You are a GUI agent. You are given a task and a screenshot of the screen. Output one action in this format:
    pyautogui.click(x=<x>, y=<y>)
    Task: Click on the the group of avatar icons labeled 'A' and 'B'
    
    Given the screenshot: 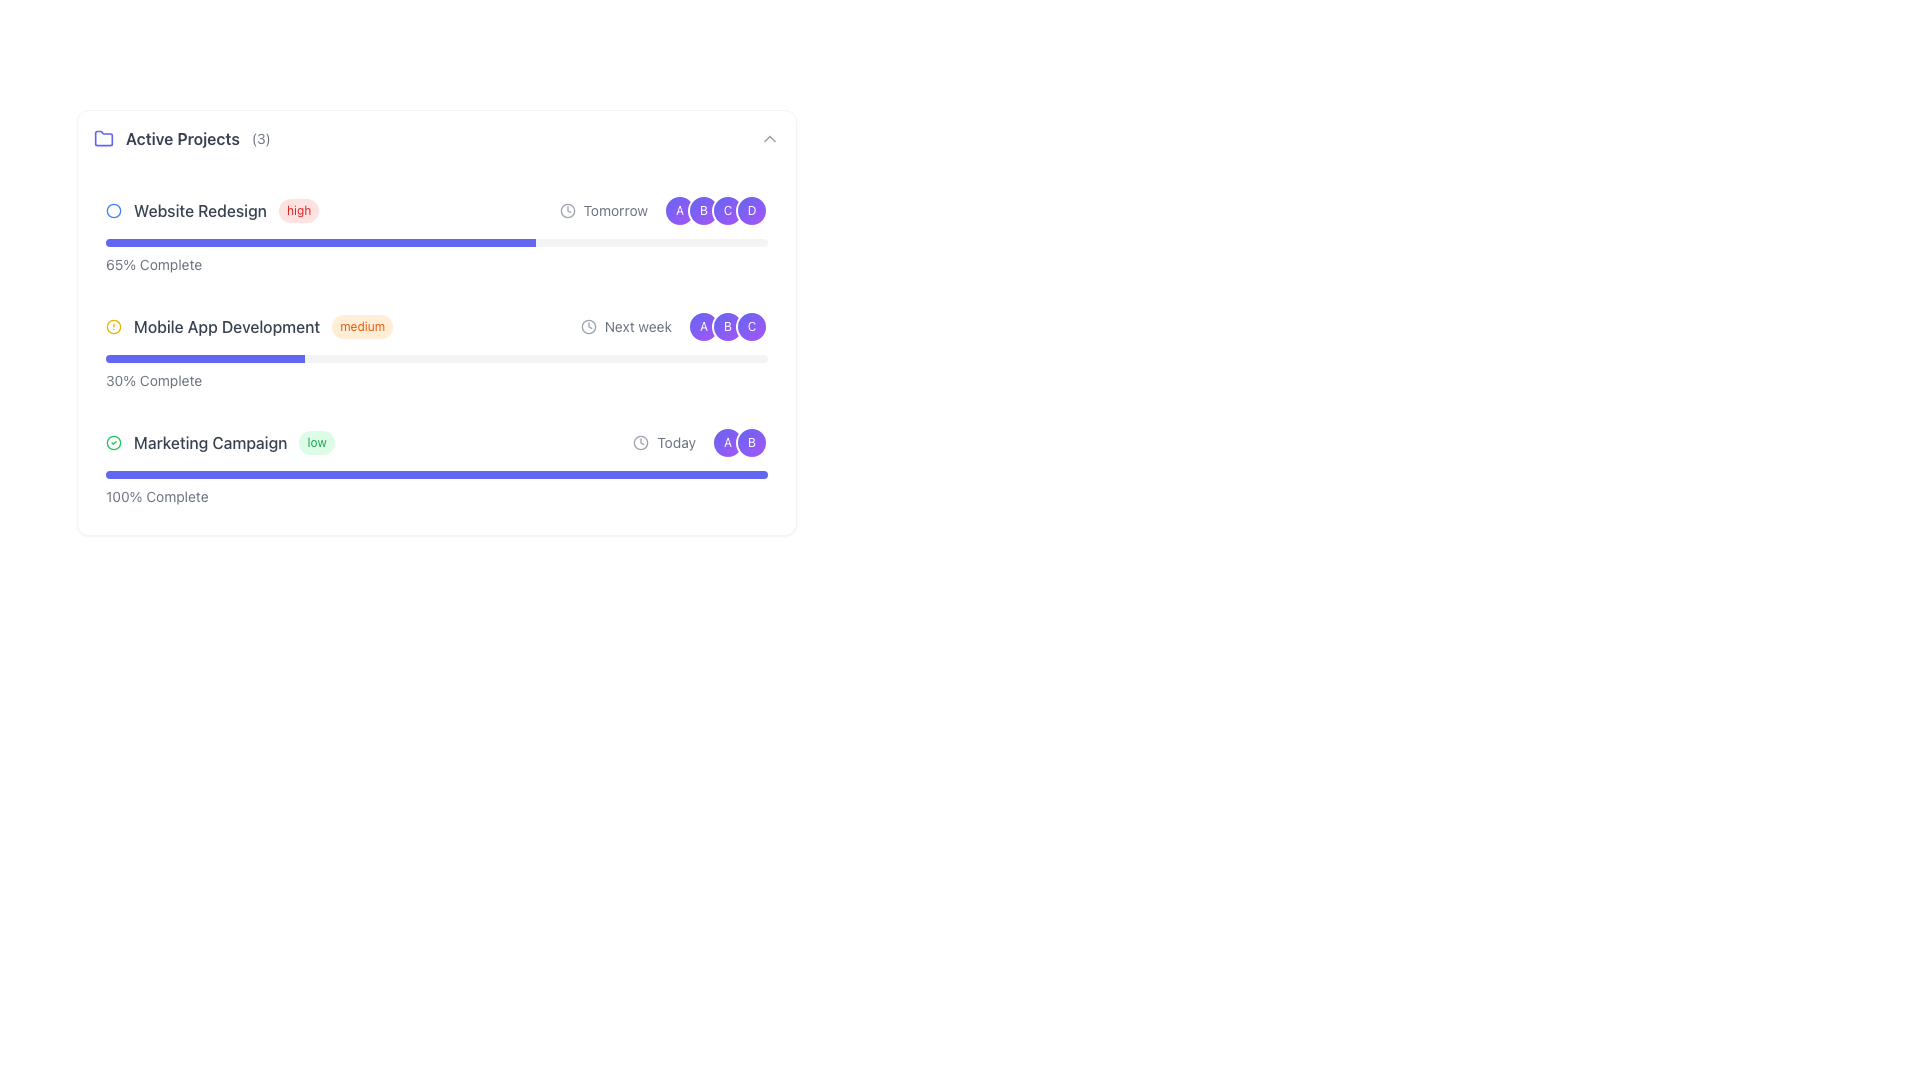 What is the action you would take?
    pyautogui.click(x=738, y=442)
    